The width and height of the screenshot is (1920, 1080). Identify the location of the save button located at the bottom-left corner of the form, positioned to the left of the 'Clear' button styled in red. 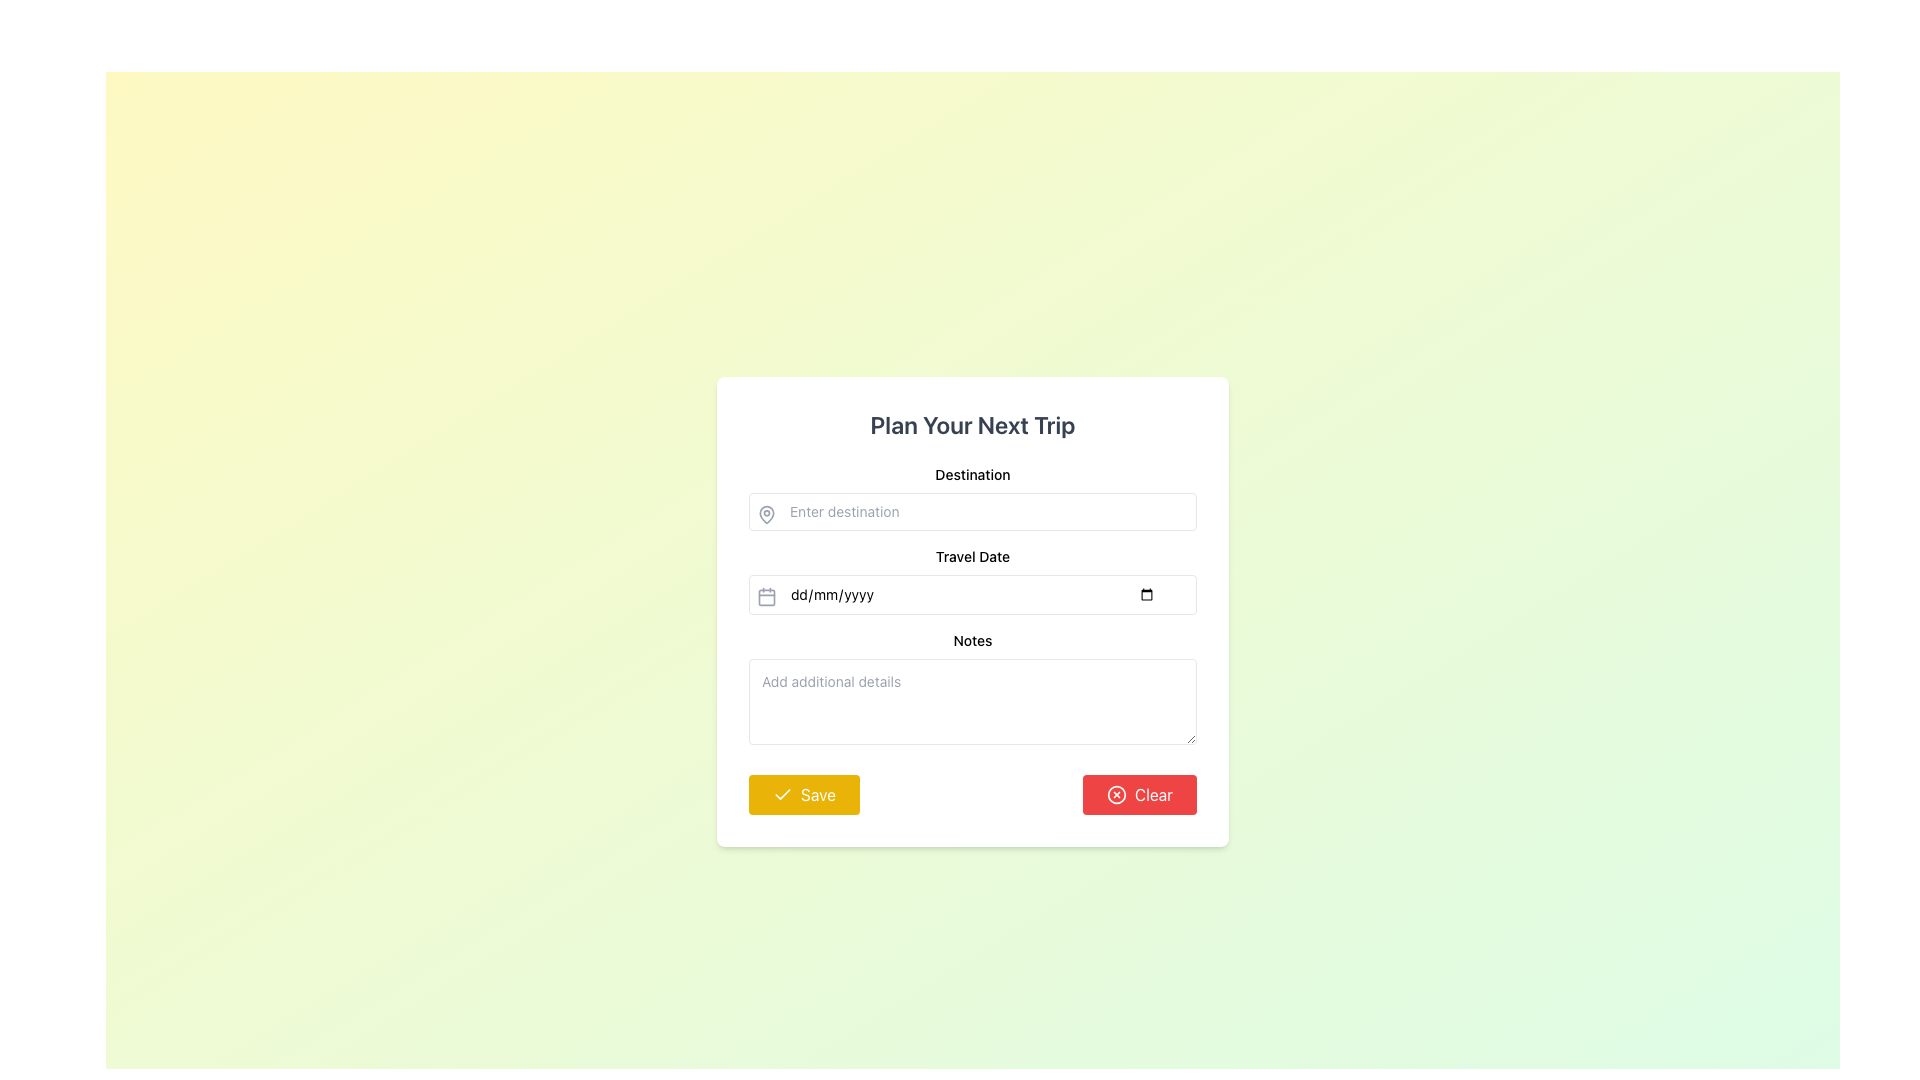
(804, 793).